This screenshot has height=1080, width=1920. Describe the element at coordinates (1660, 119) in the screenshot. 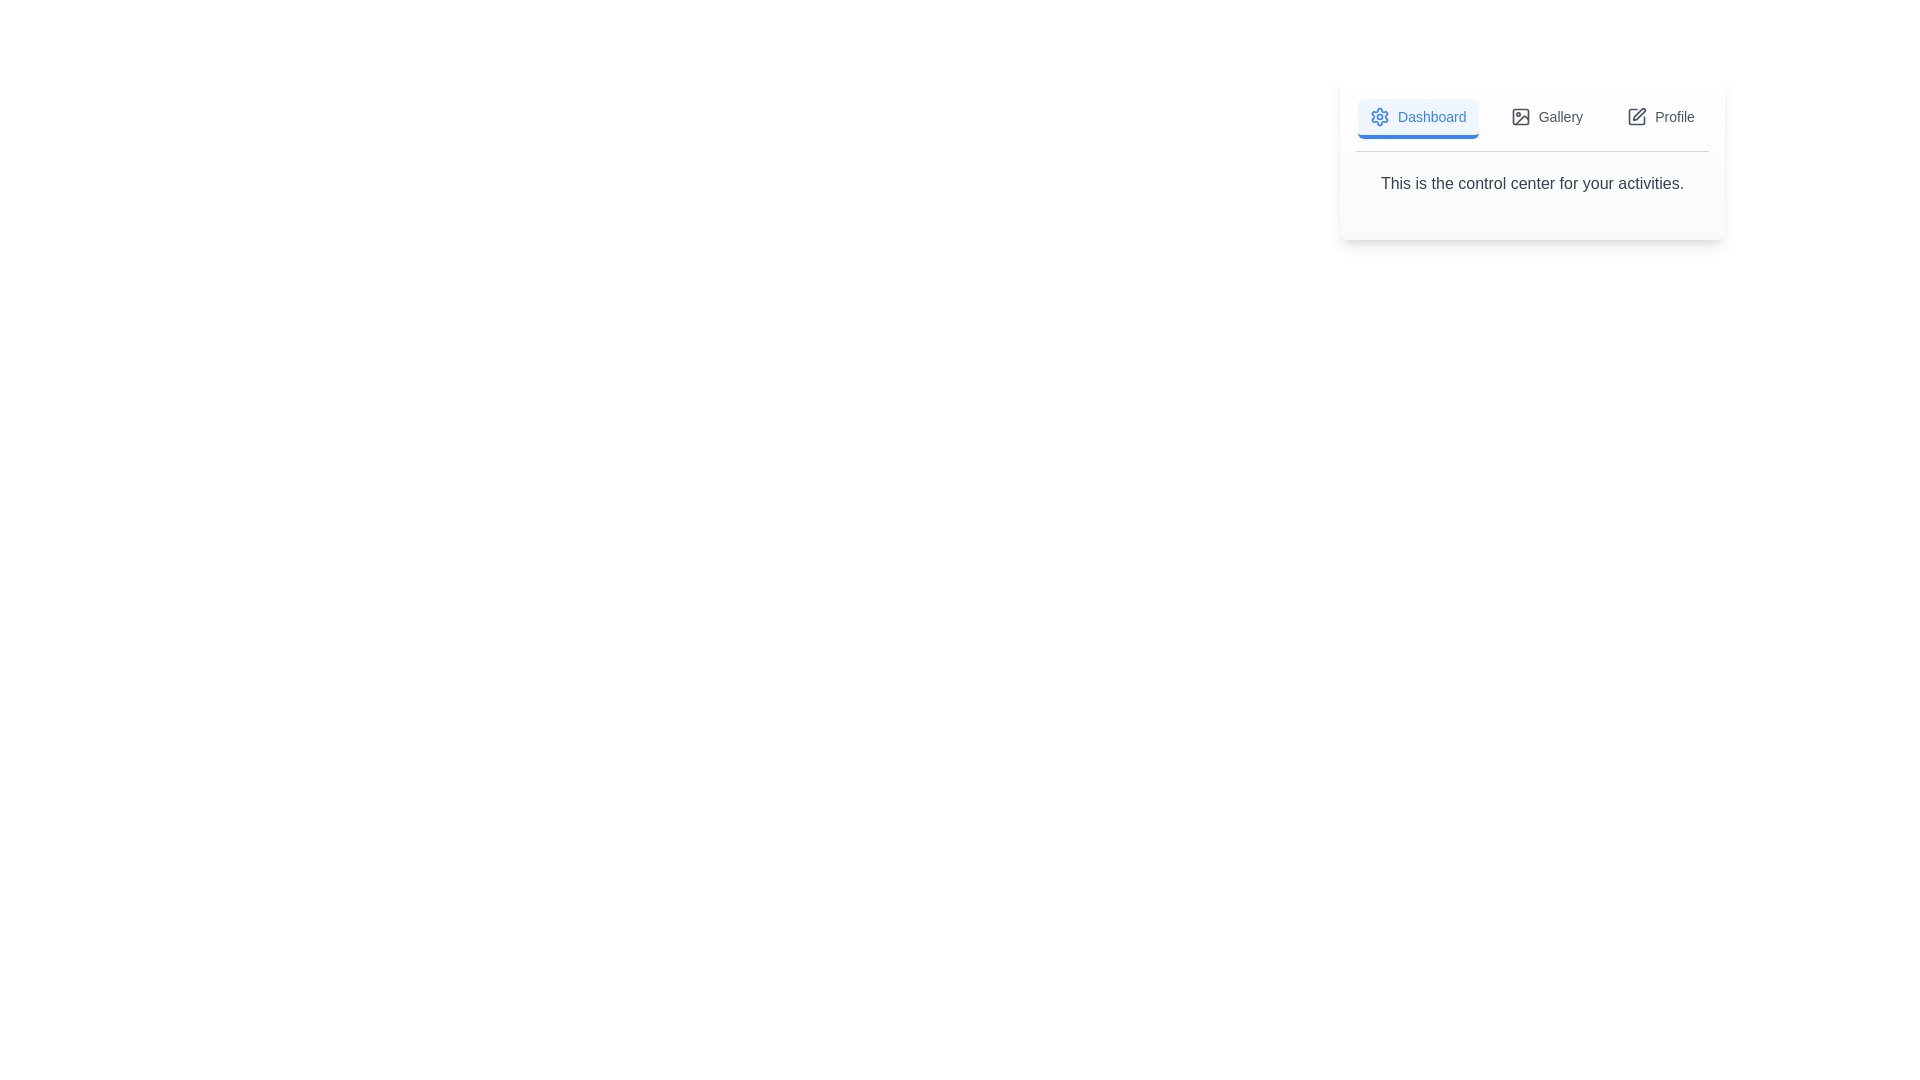

I see `the Profile tab` at that location.